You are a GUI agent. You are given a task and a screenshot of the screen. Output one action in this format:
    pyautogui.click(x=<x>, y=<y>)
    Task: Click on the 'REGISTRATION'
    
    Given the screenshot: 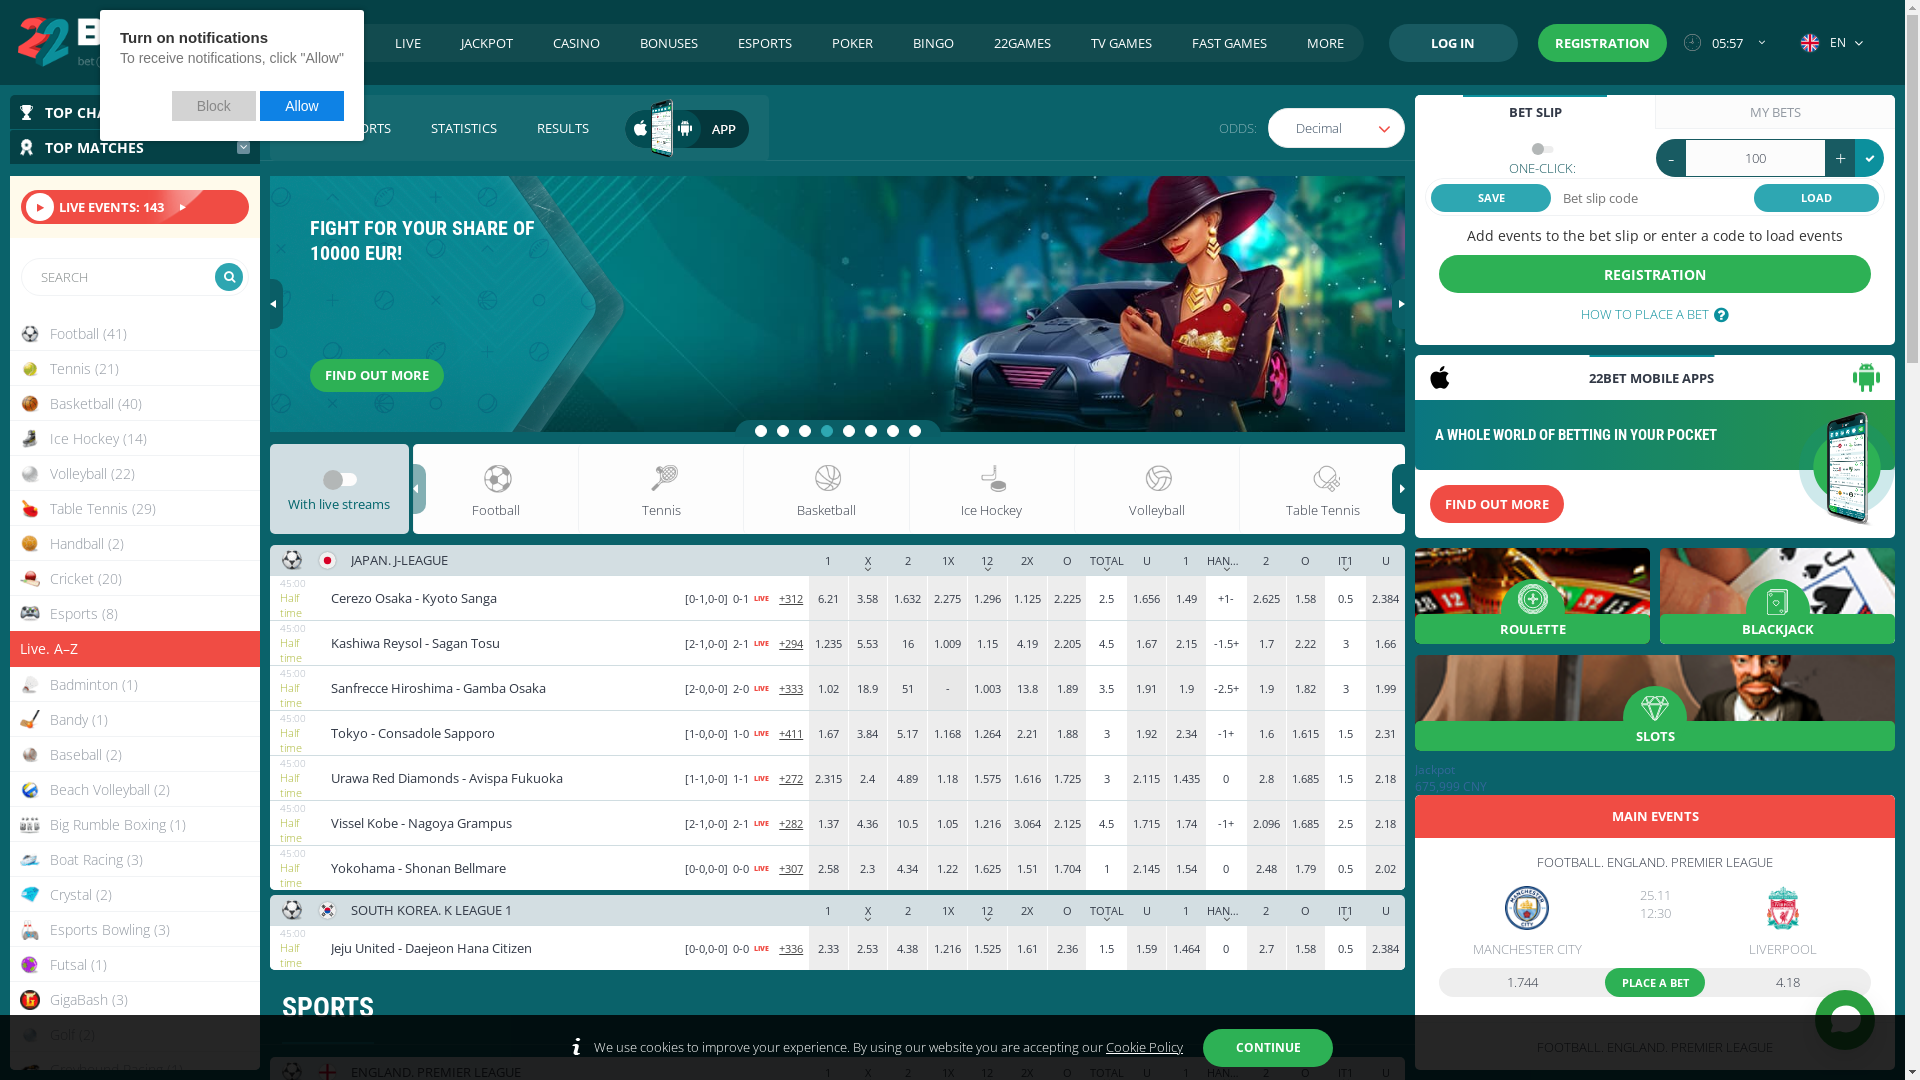 What is the action you would take?
    pyautogui.click(x=1602, y=42)
    